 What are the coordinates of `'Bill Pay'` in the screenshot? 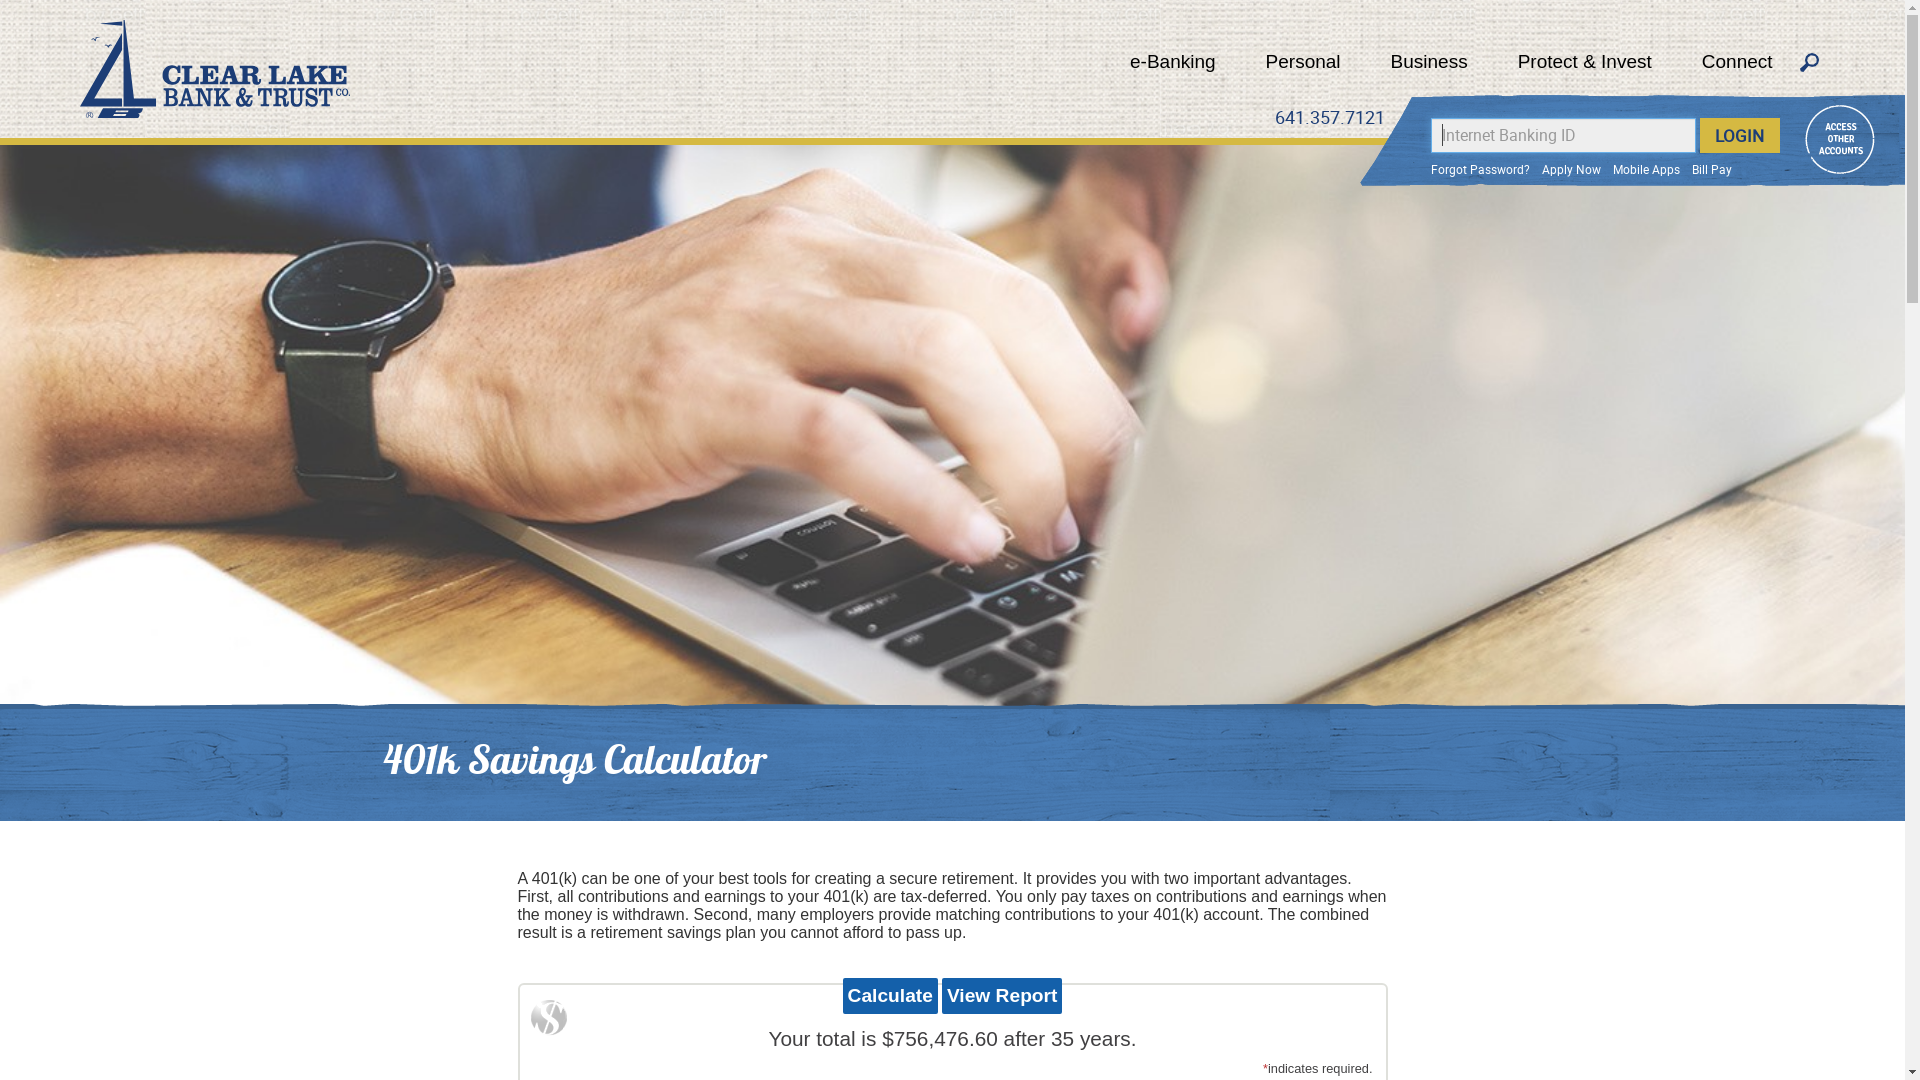 It's located at (1690, 168).